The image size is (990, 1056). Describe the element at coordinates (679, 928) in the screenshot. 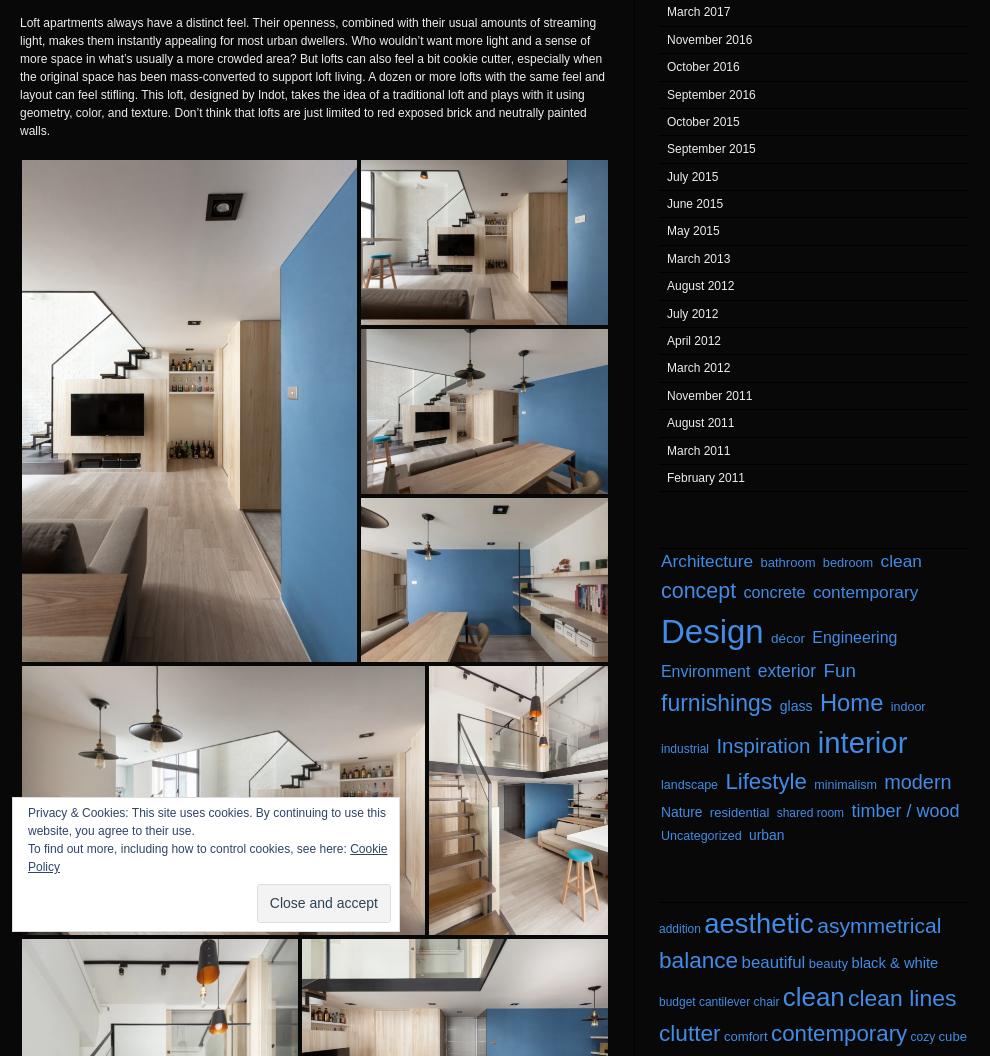

I see `'addition'` at that location.